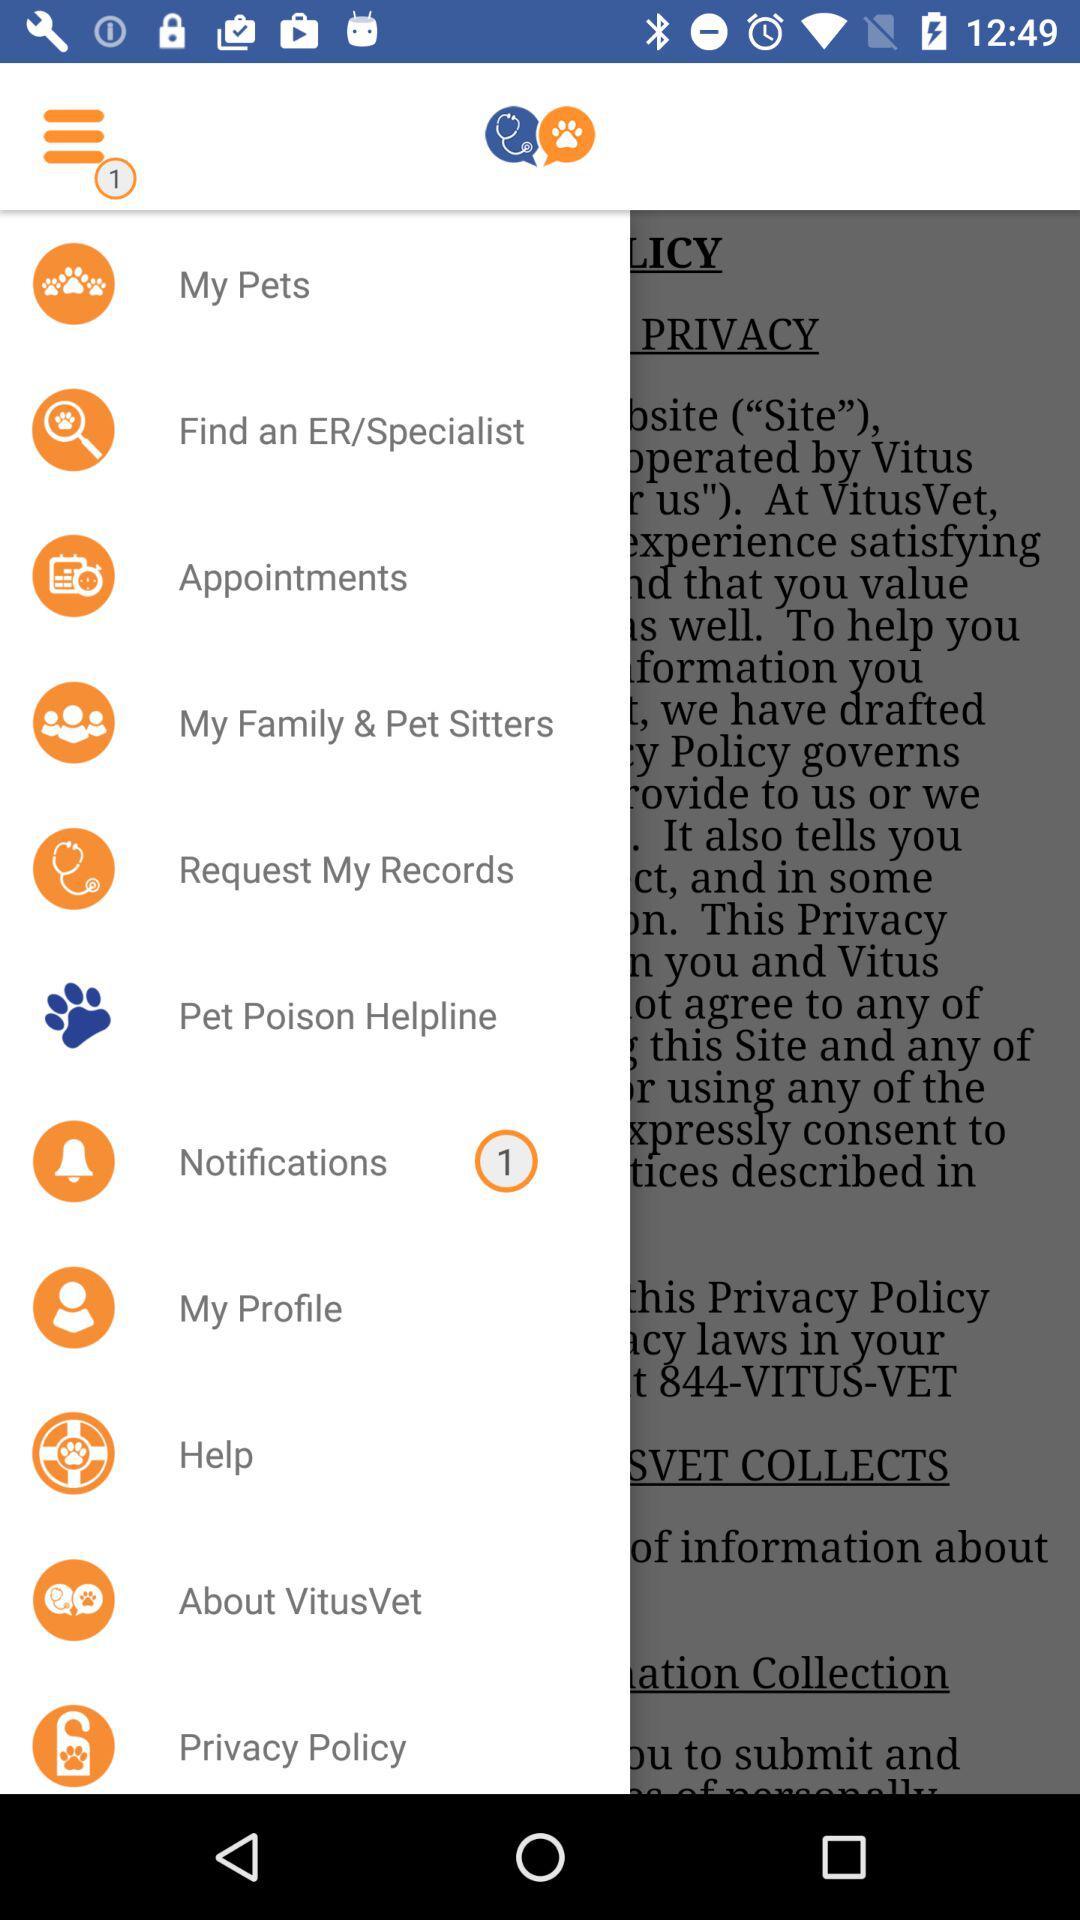  What do you see at coordinates (300, 1161) in the screenshot?
I see `notifications icon` at bounding box center [300, 1161].